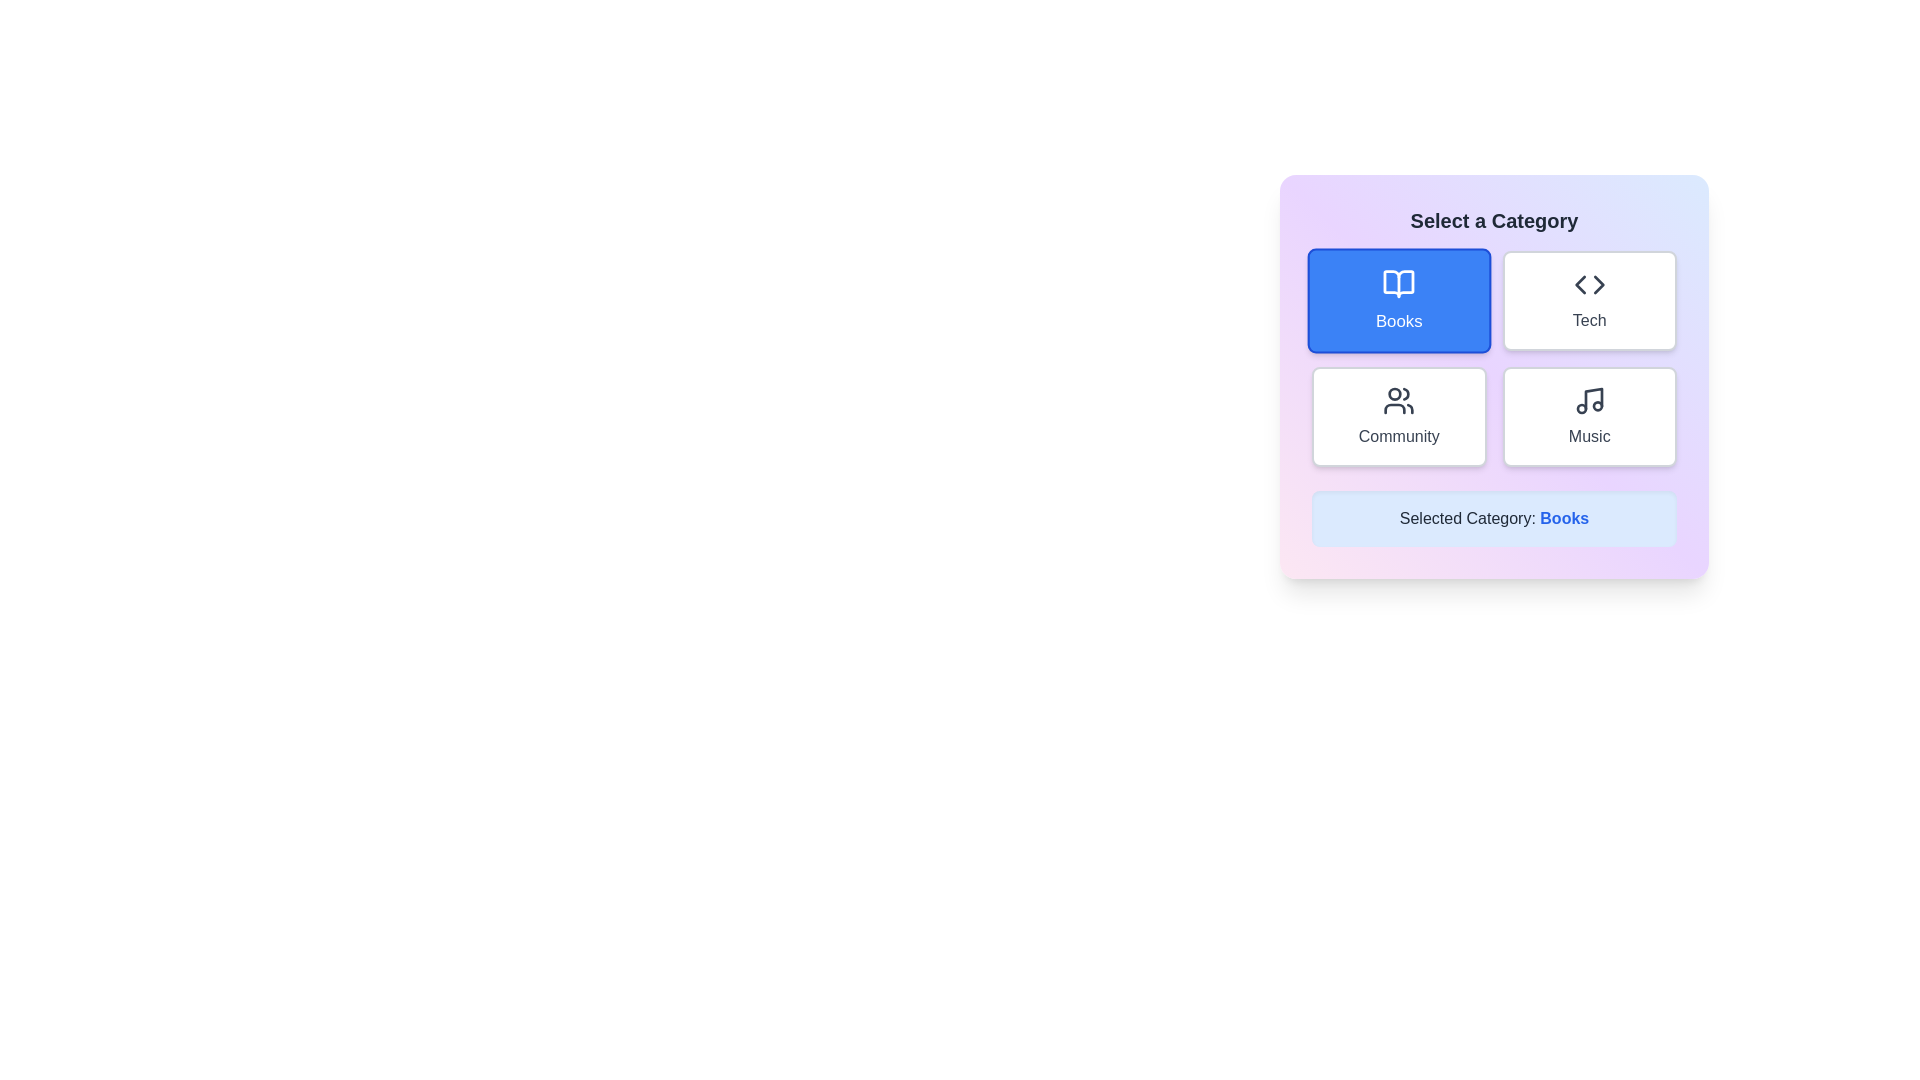 The height and width of the screenshot is (1080, 1920). I want to click on the 'Community' category button, so click(1398, 415).